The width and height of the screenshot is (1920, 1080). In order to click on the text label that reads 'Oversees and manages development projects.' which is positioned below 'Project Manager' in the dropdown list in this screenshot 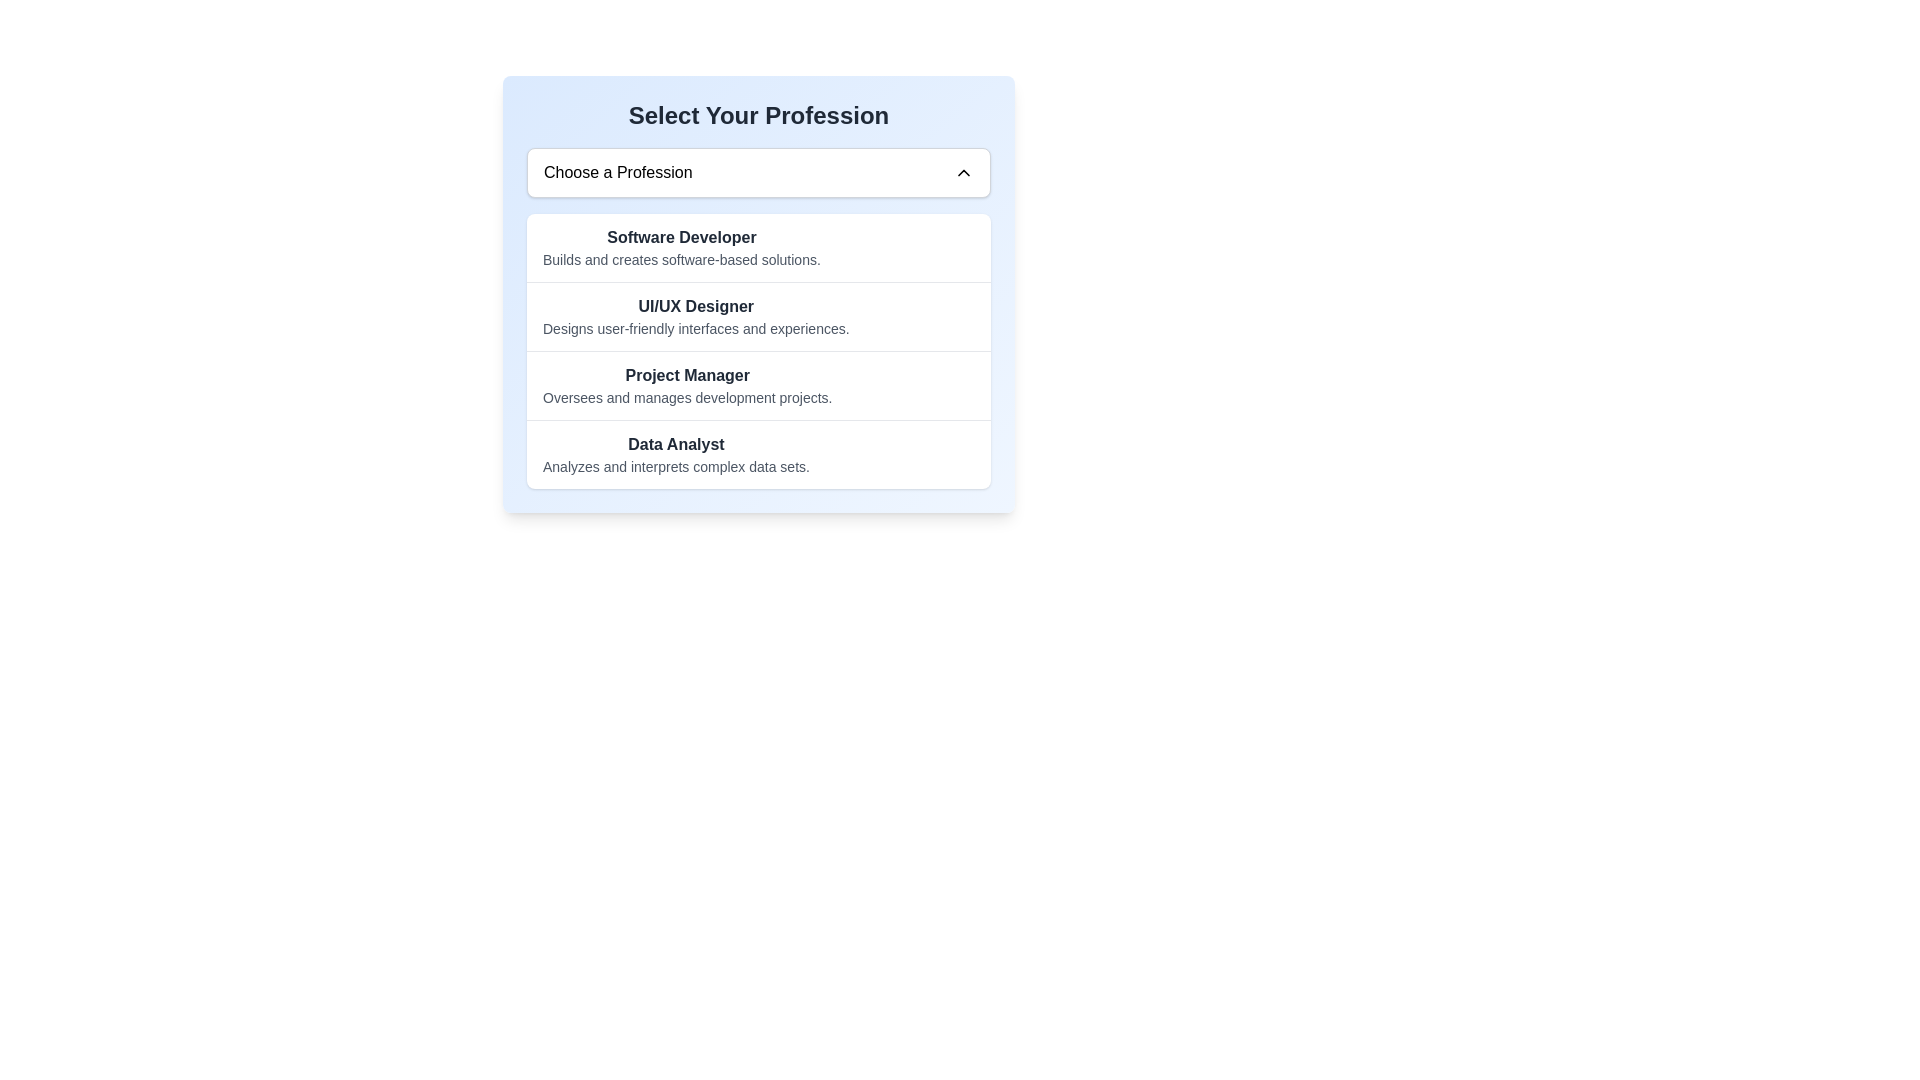, I will do `click(687, 397)`.